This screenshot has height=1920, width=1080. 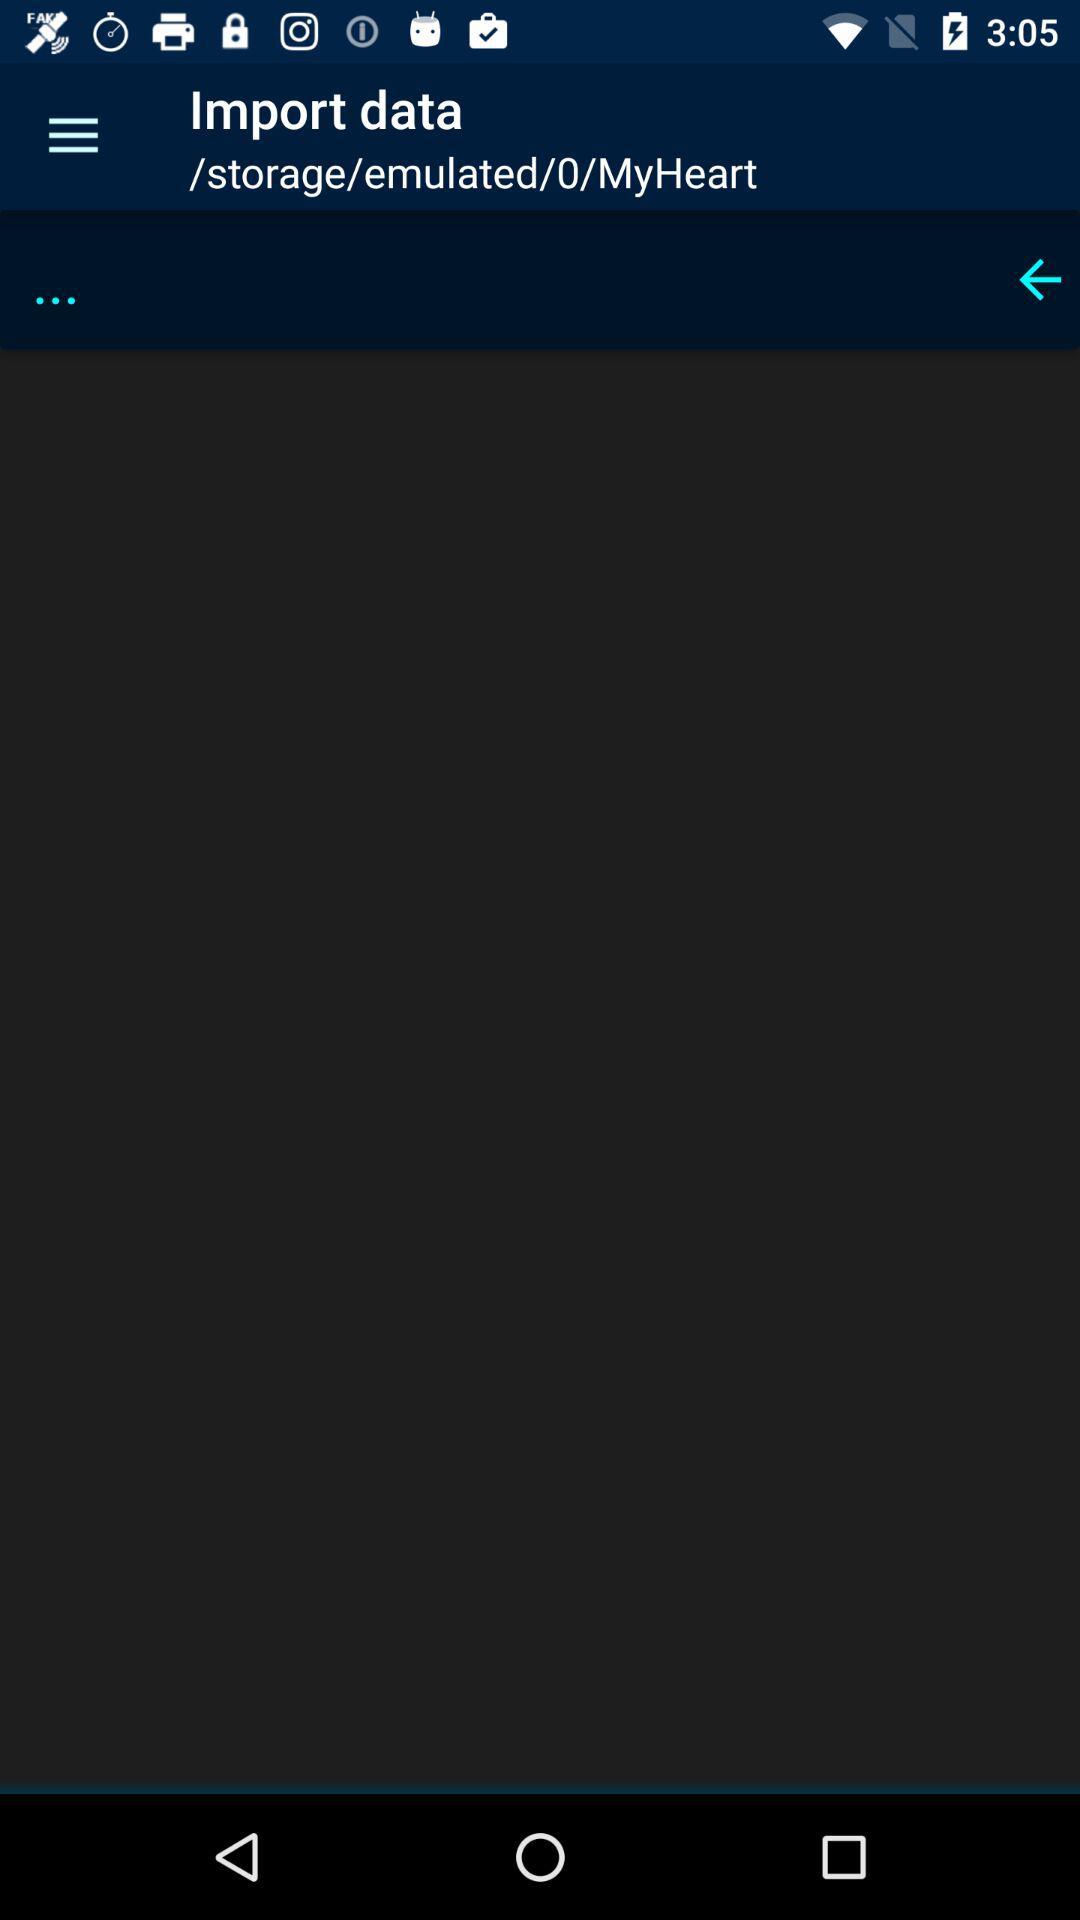 I want to click on the ... item, so click(x=507, y=278).